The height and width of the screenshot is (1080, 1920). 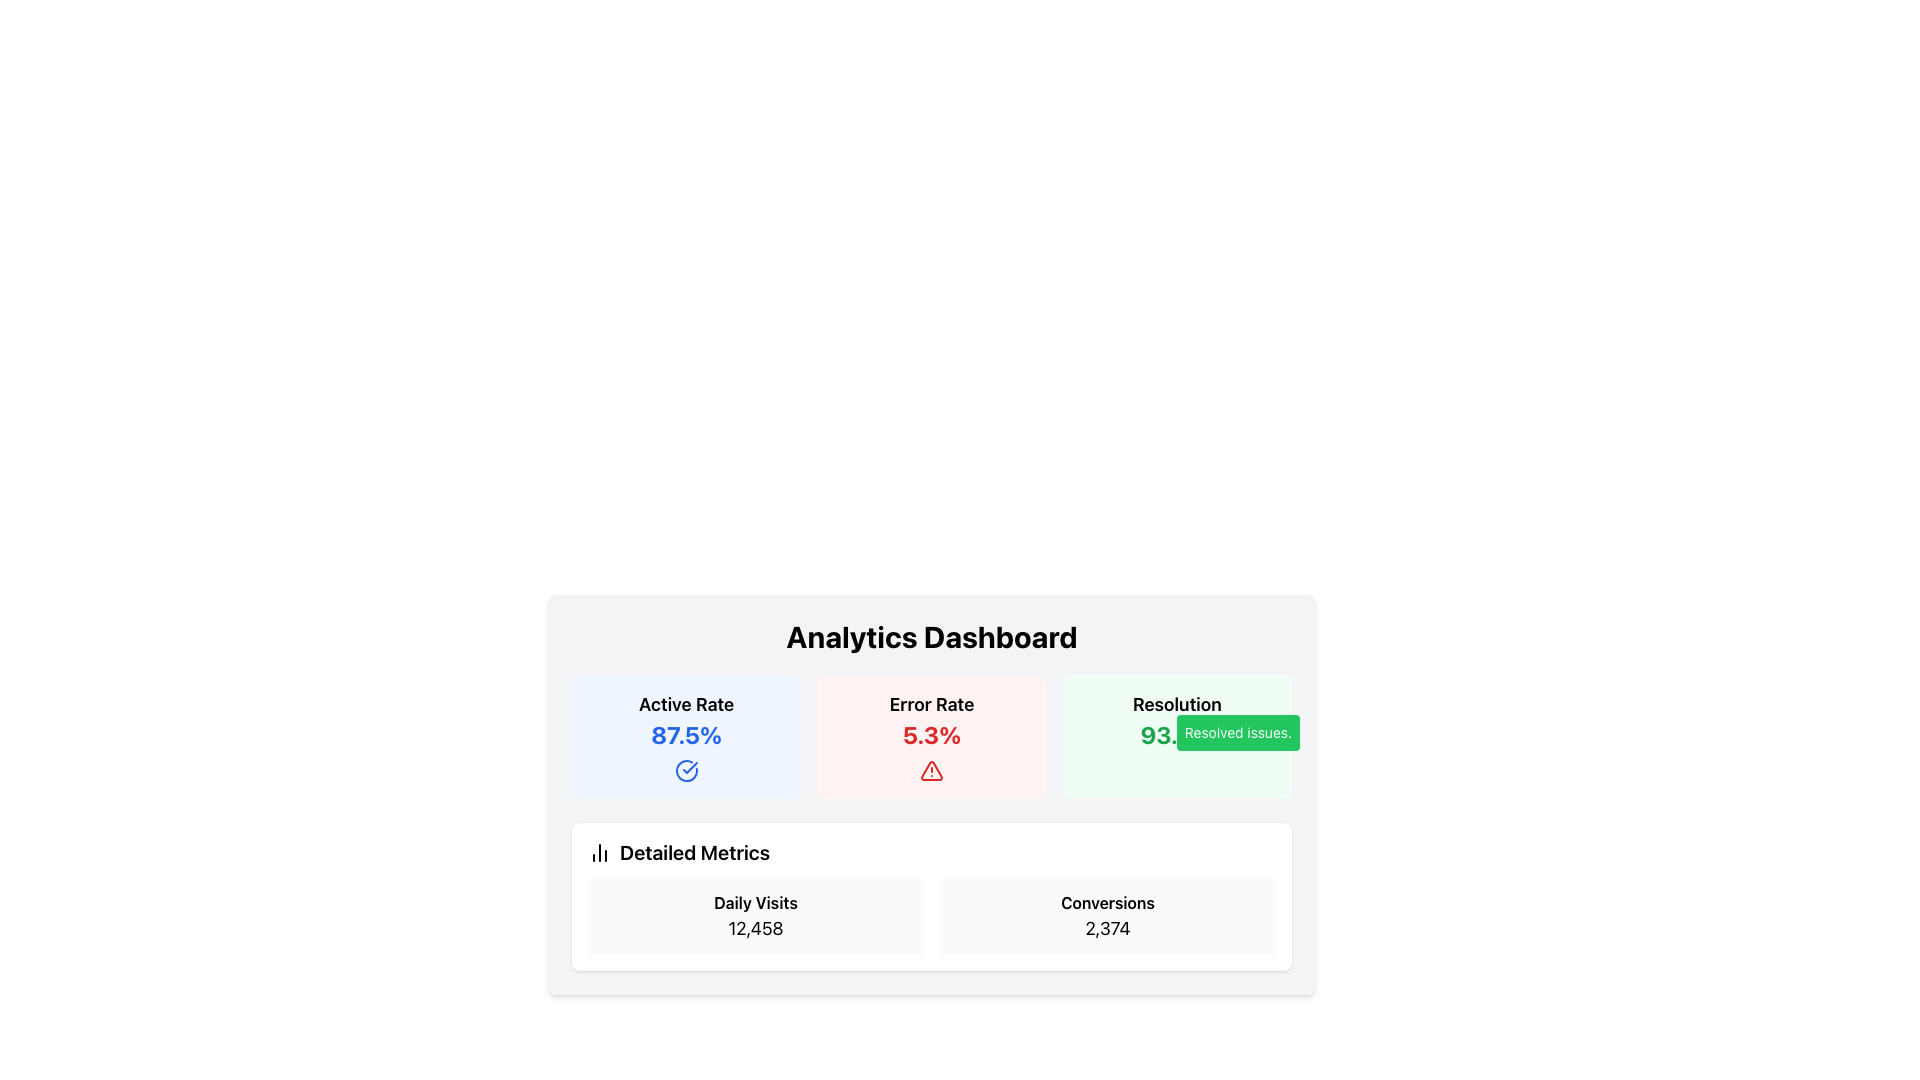 What do you see at coordinates (1107, 929) in the screenshot?
I see `the text element displaying the number '2,374'` at bounding box center [1107, 929].